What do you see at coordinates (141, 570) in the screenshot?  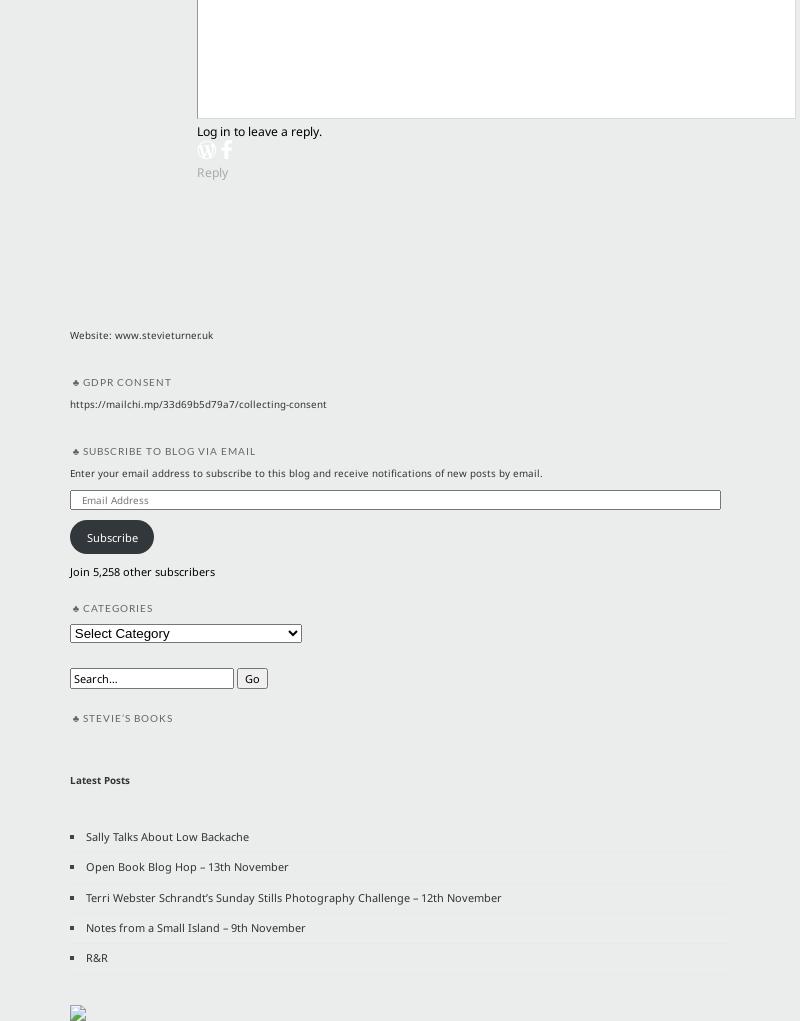 I see `'Join 5,258 other subscribers'` at bounding box center [141, 570].